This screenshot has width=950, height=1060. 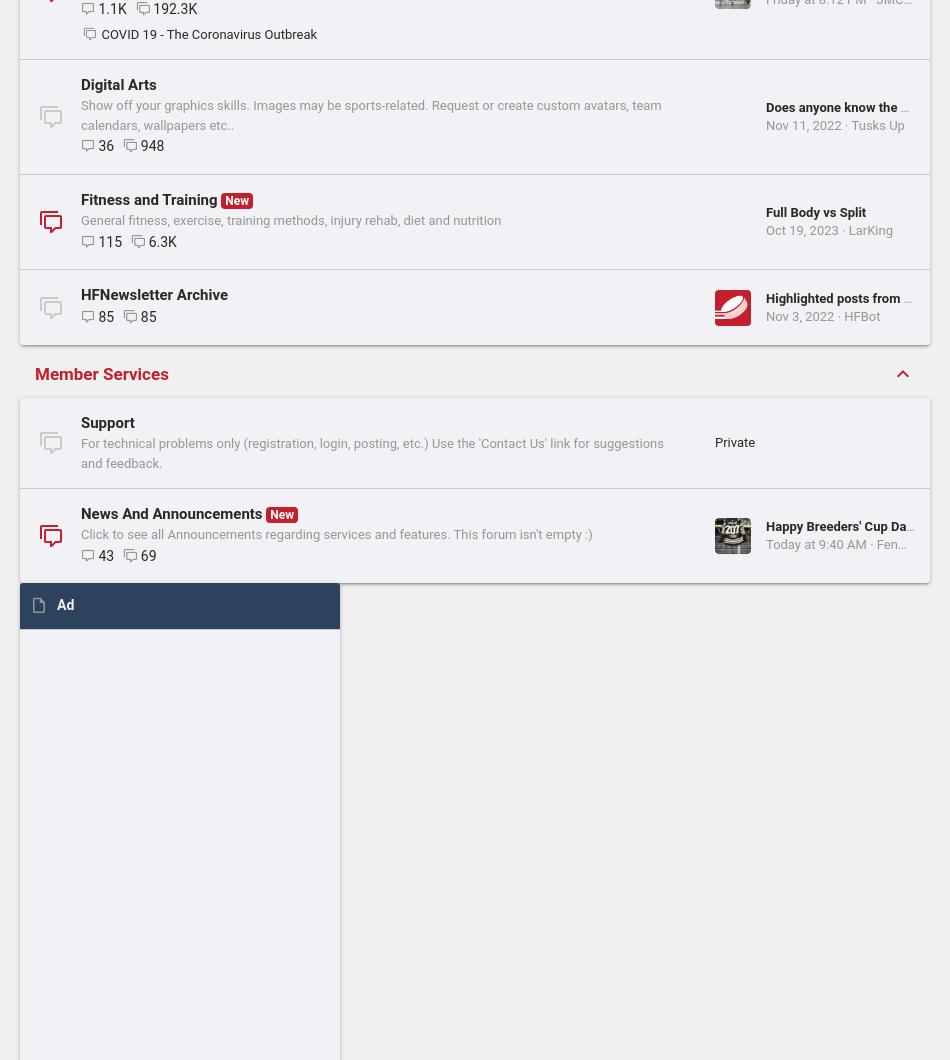 I want to click on '297.9K', so click(x=174, y=971).